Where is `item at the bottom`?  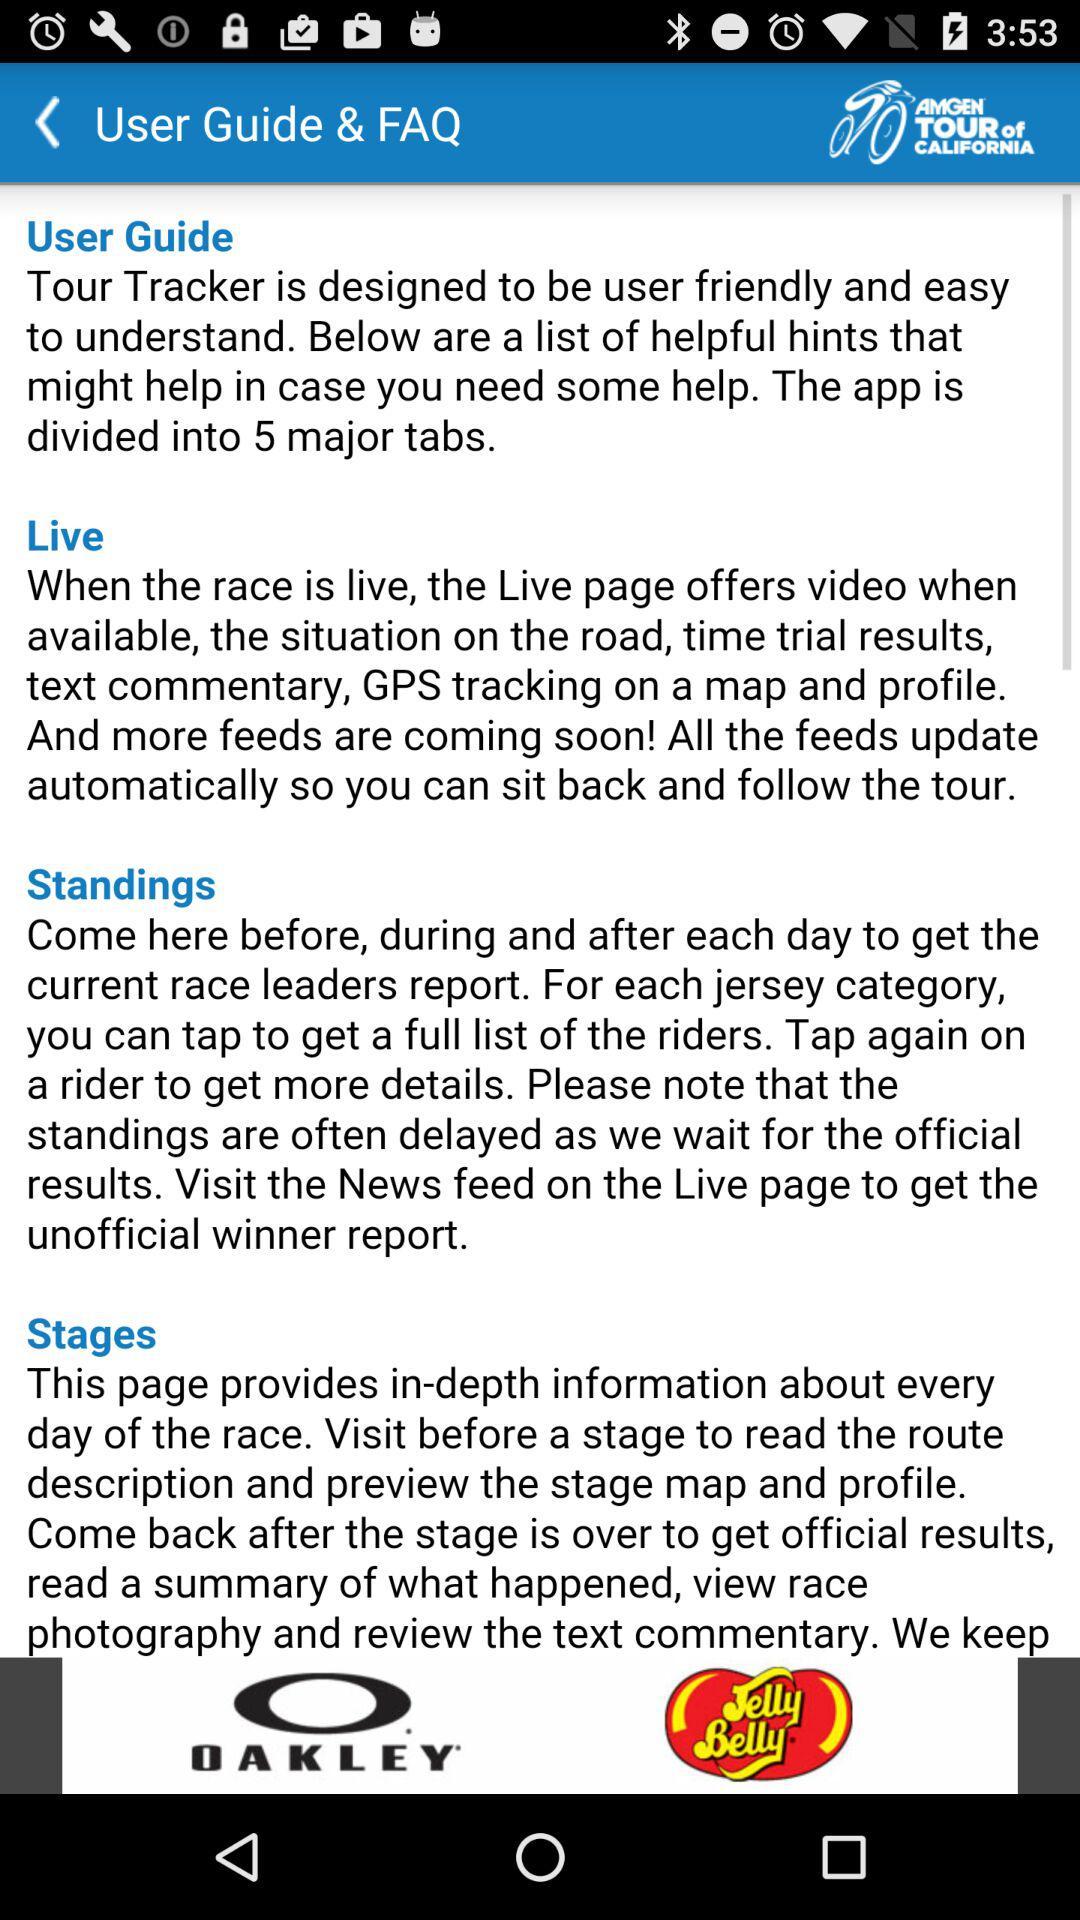
item at the bottom is located at coordinates (540, 1724).